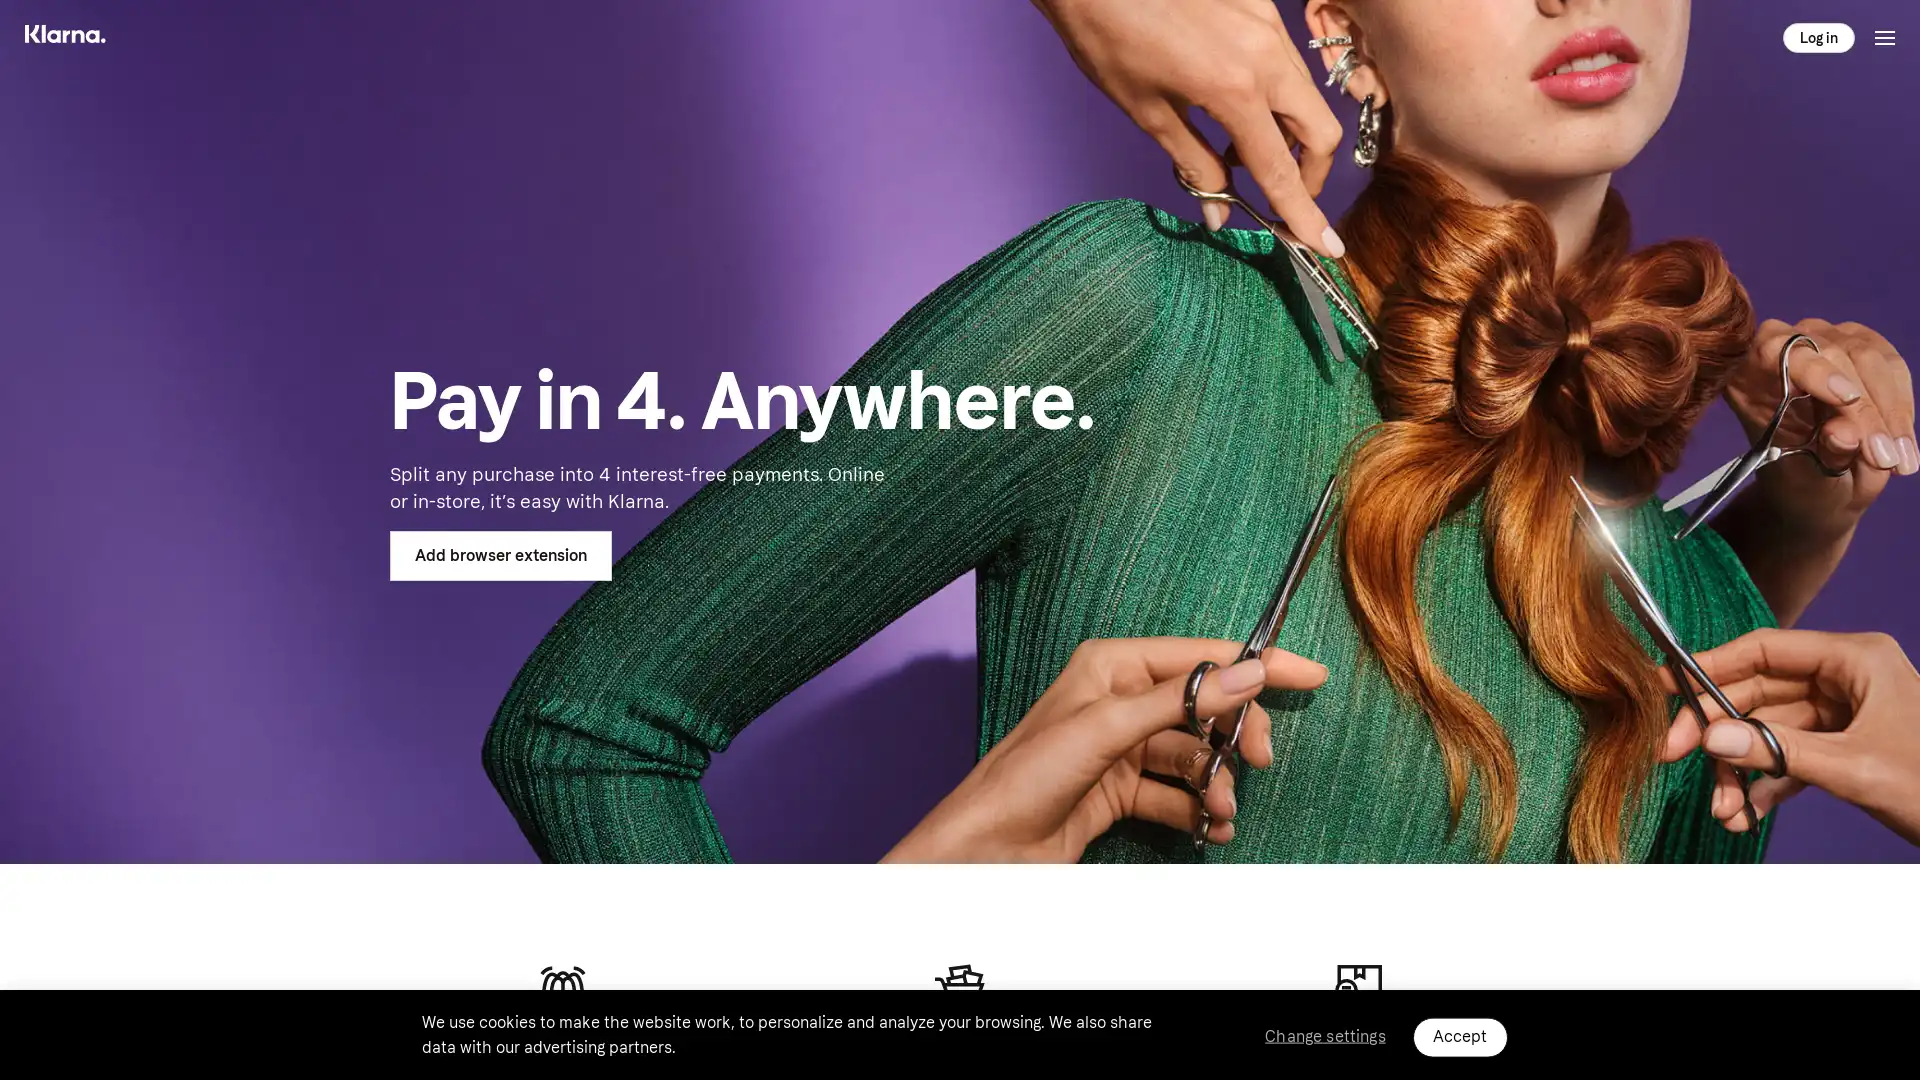 The width and height of the screenshot is (1920, 1080). I want to click on Add browser extension, so click(500, 555).